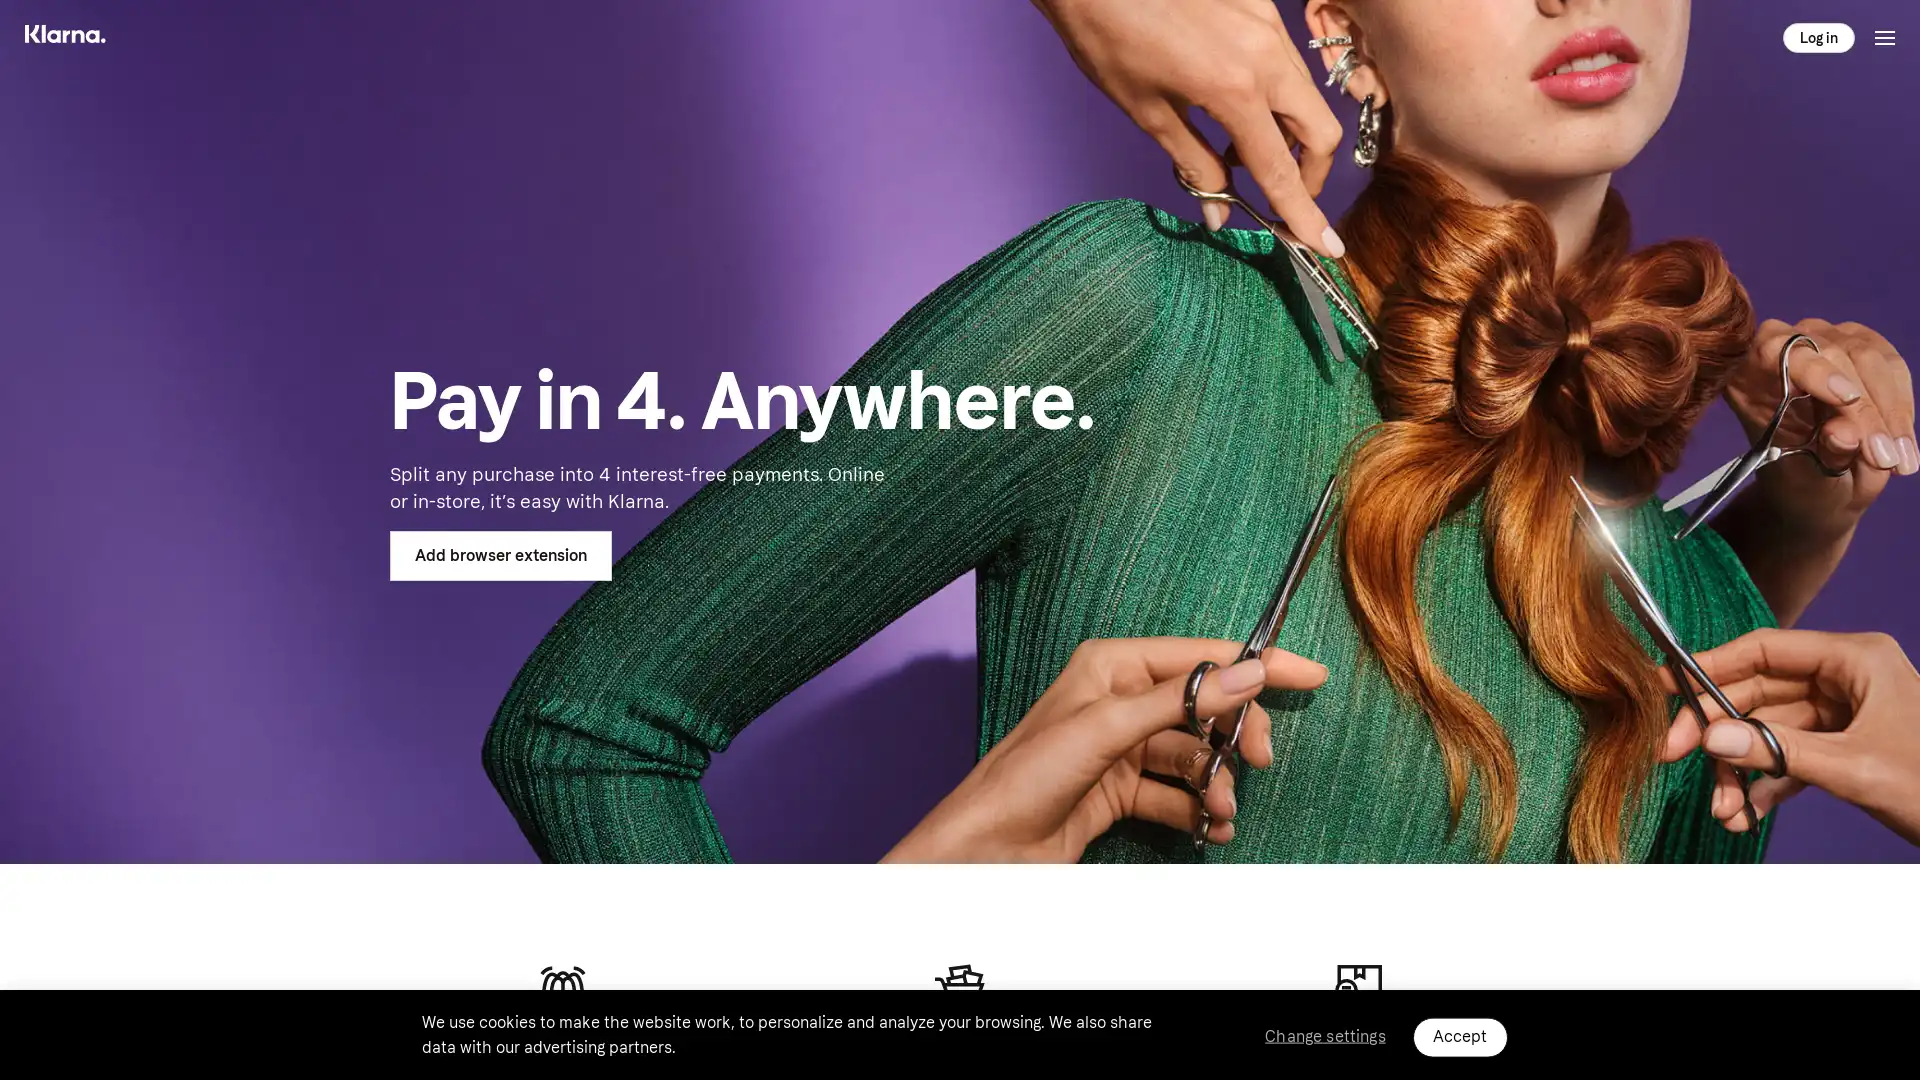 The width and height of the screenshot is (1920, 1080). I want to click on Add browser extension, so click(500, 555).